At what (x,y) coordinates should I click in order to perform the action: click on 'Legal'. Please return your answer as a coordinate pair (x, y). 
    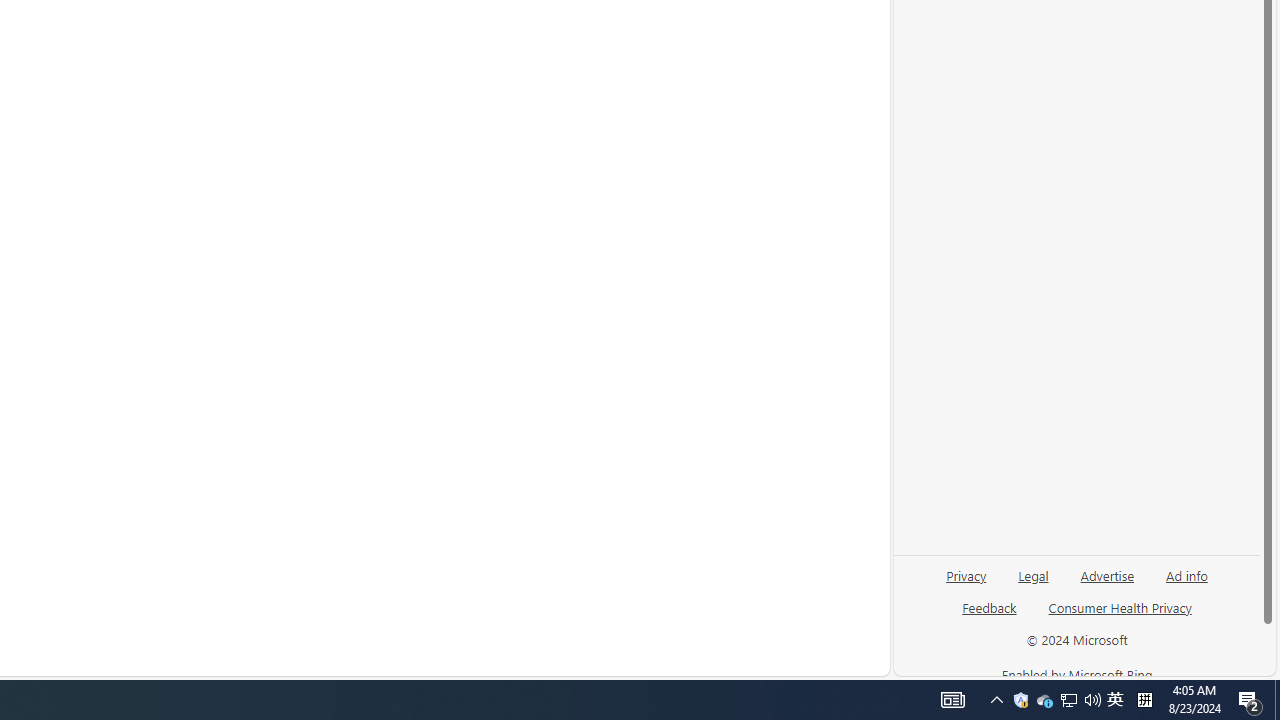
    Looking at the image, I should click on (1033, 583).